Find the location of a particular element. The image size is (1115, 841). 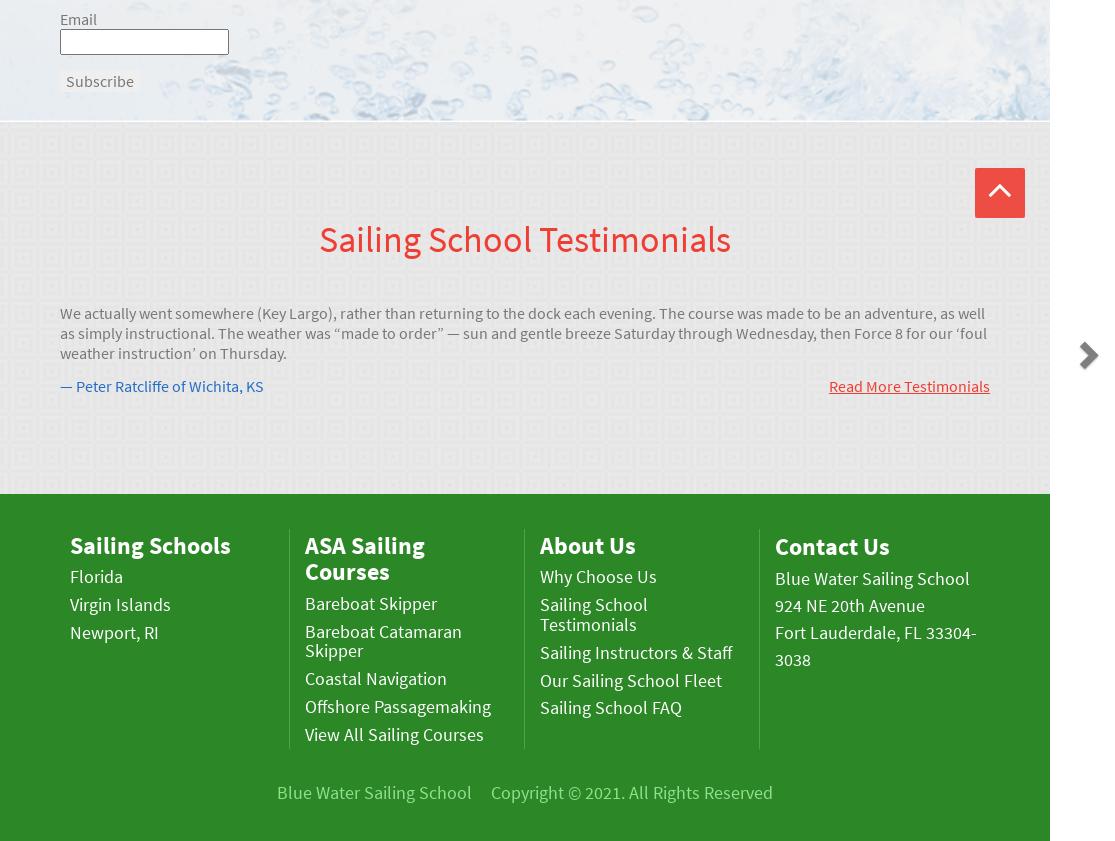

'About Us' is located at coordinates (587, 545).